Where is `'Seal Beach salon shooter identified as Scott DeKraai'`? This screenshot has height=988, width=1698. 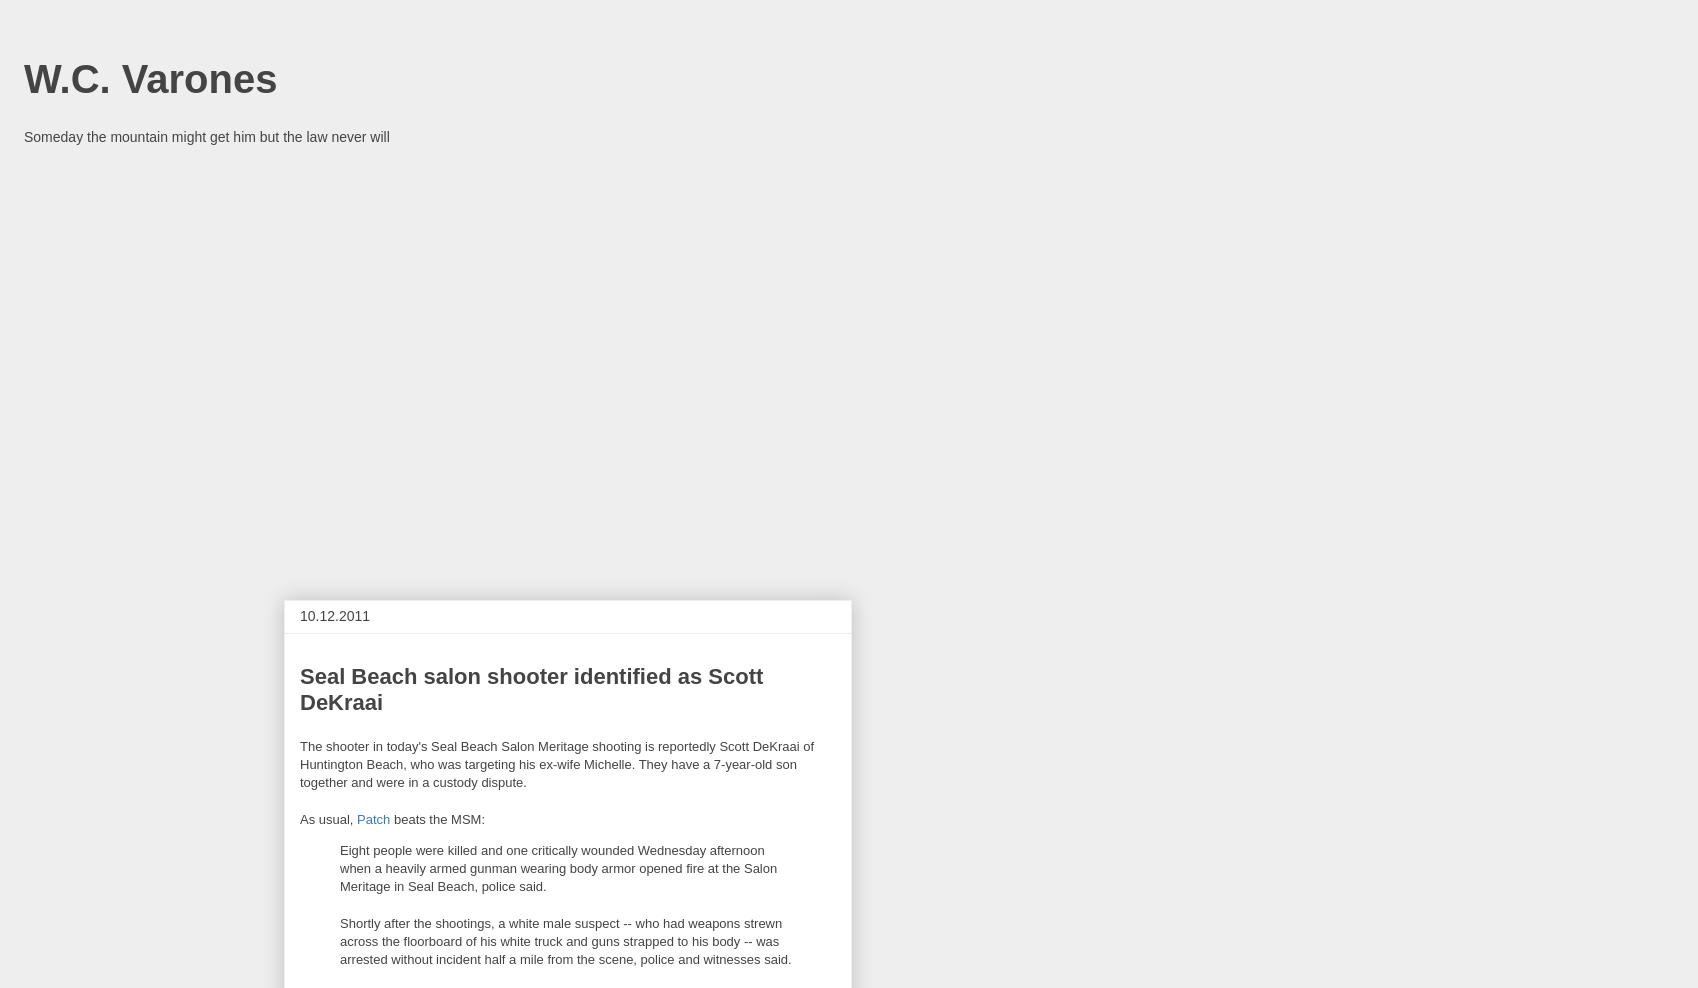
'Seal Beach salon shooter identified as Scott DeKraai' is located at coordinates (531, 689).